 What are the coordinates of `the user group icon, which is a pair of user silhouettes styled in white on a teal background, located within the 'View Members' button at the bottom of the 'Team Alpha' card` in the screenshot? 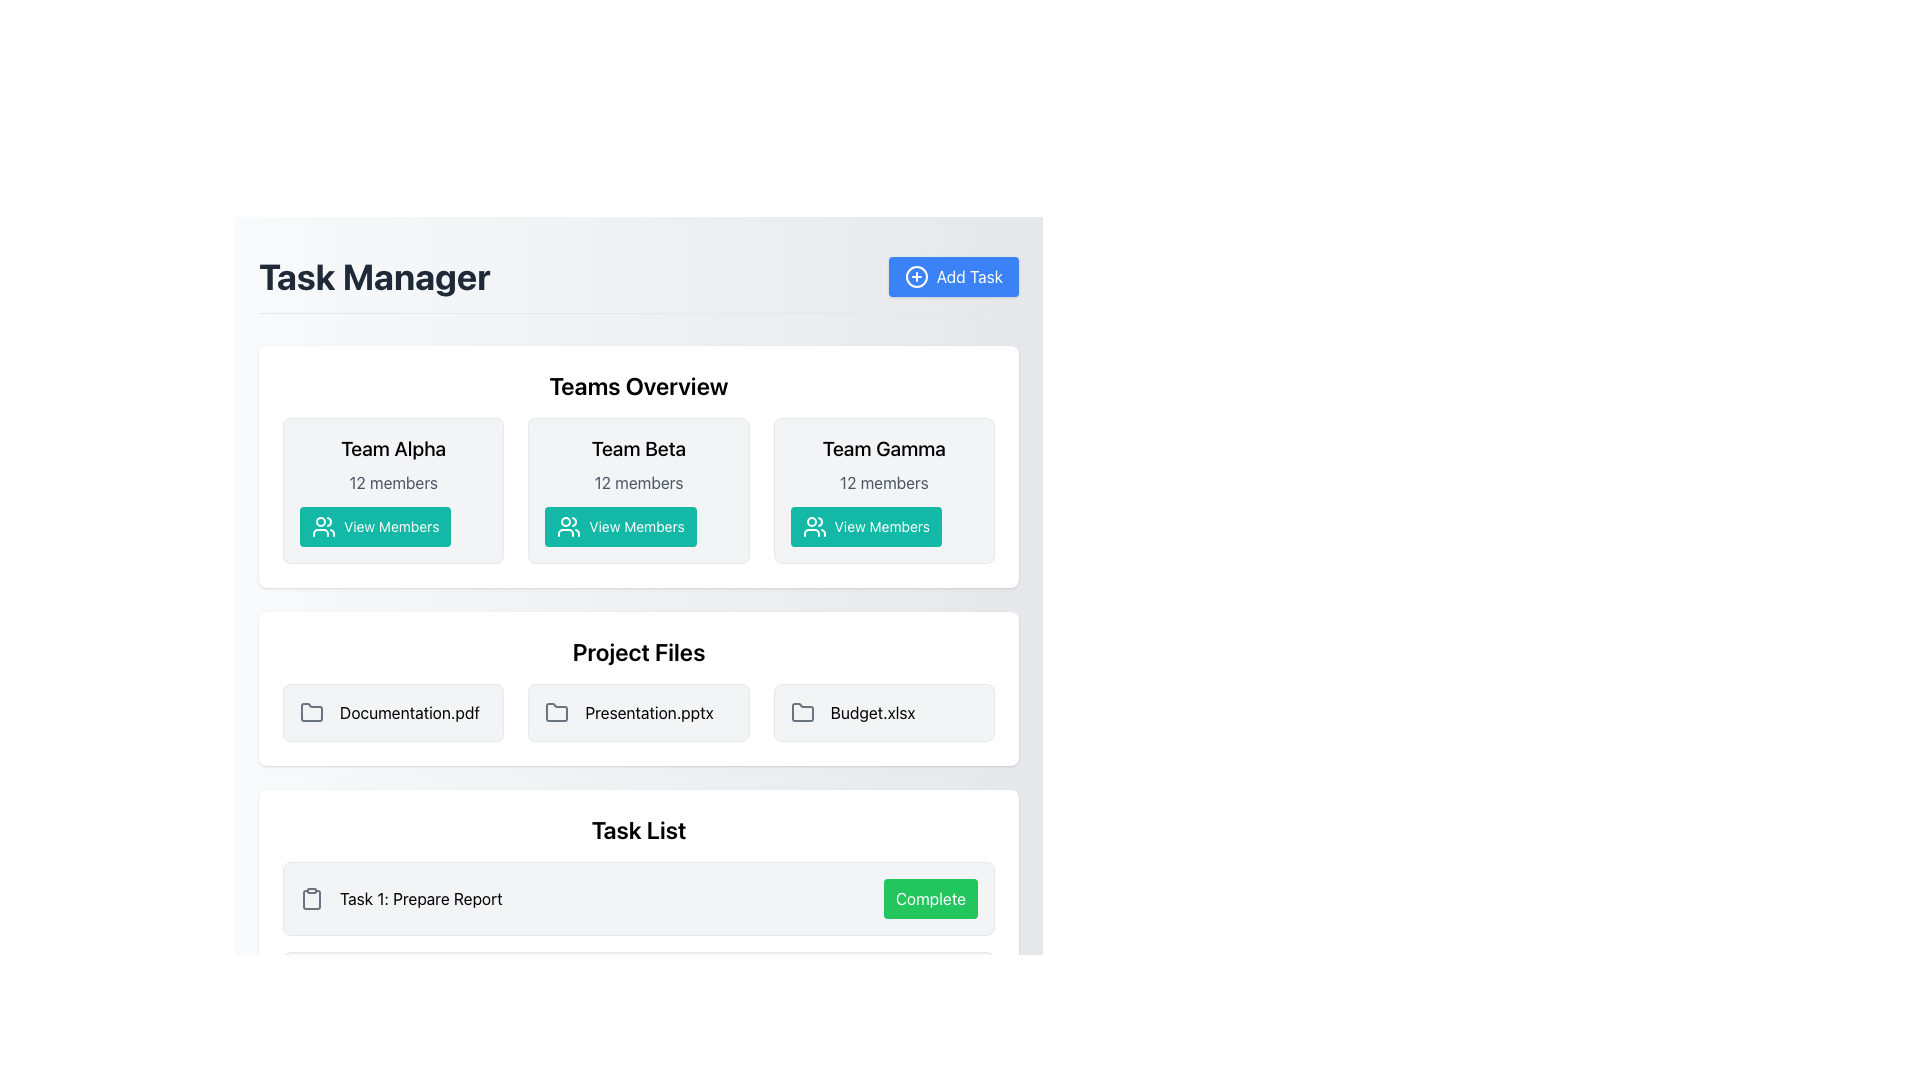 It's located at (324, 526).